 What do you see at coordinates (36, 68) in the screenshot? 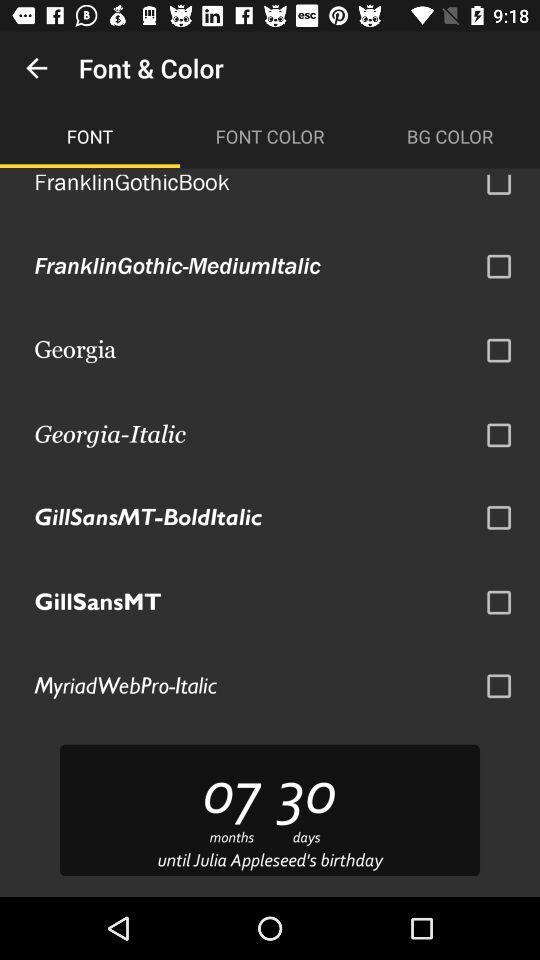
I see `icon to the left of font & color item` at bounding box center [36, 68].